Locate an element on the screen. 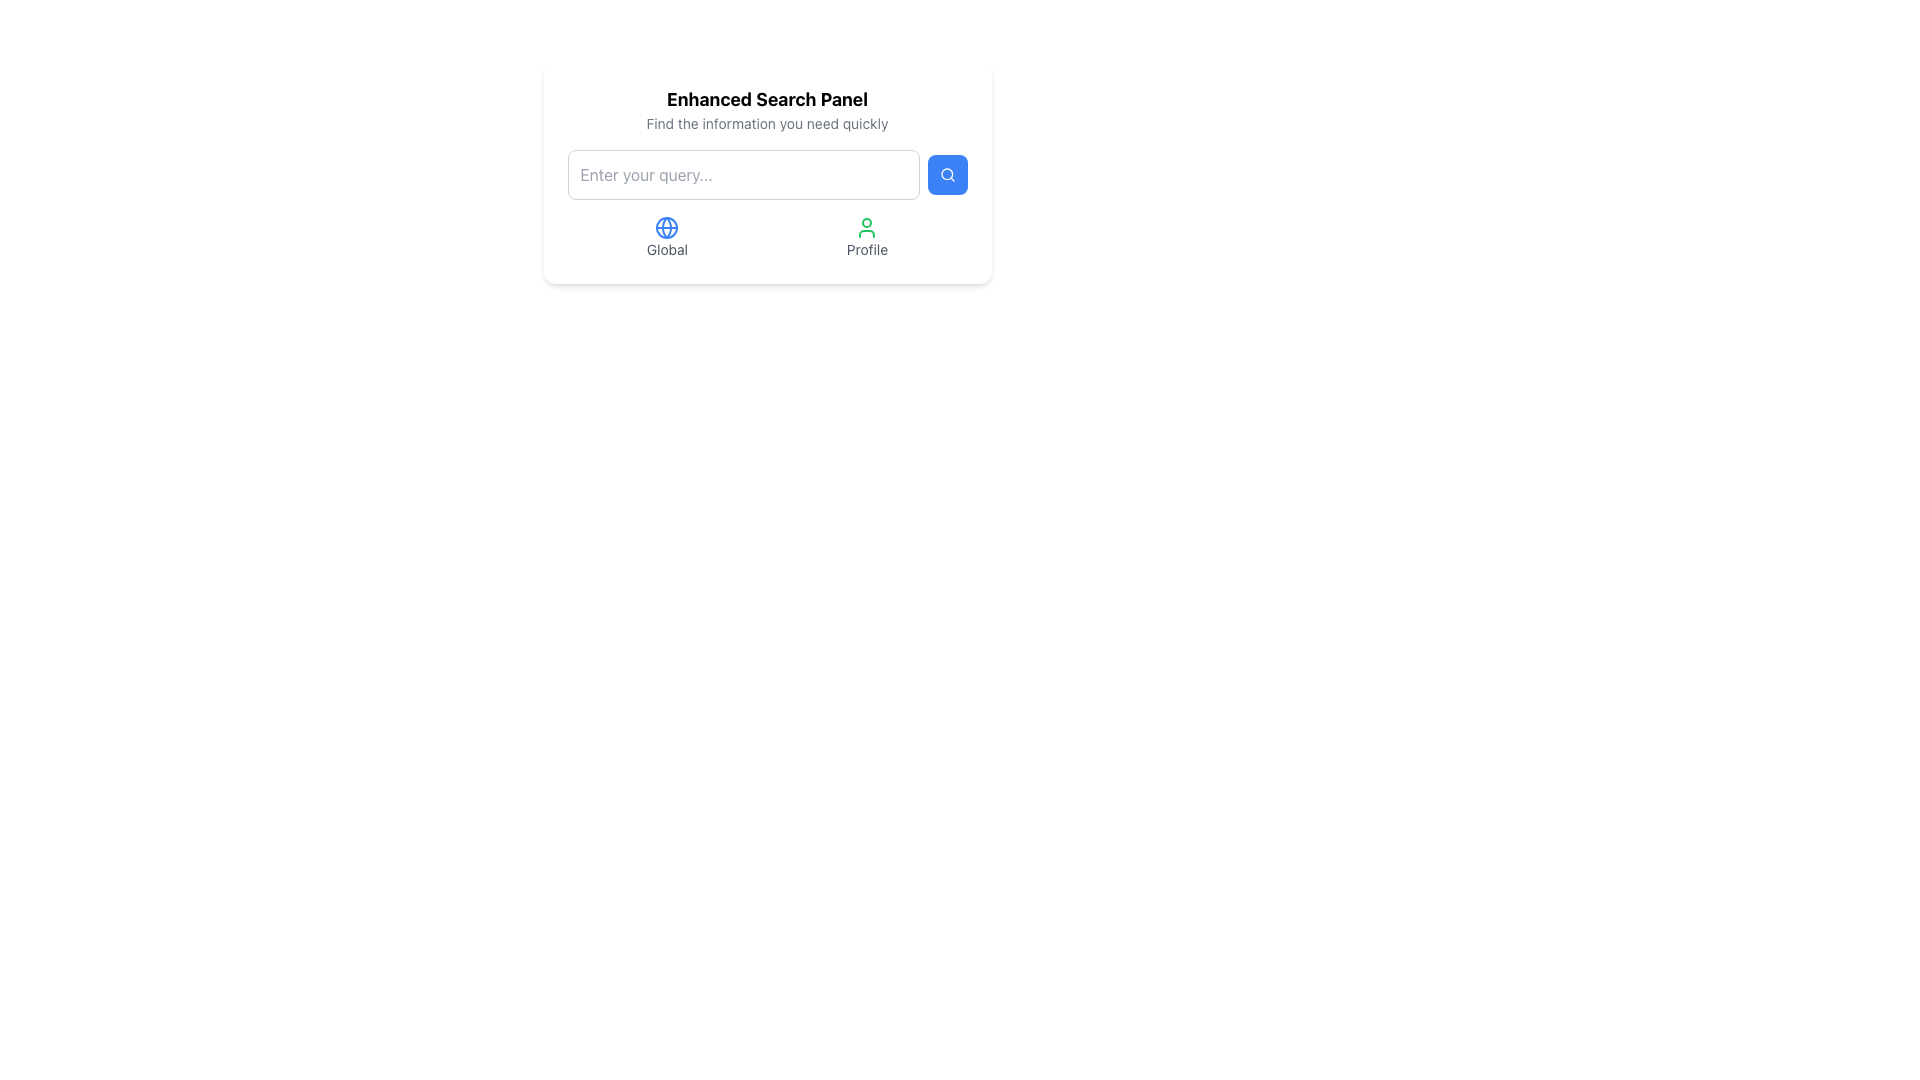  the search icon located within a rounded blue button adjacent to the search input field is located at coordinates (946, 173).